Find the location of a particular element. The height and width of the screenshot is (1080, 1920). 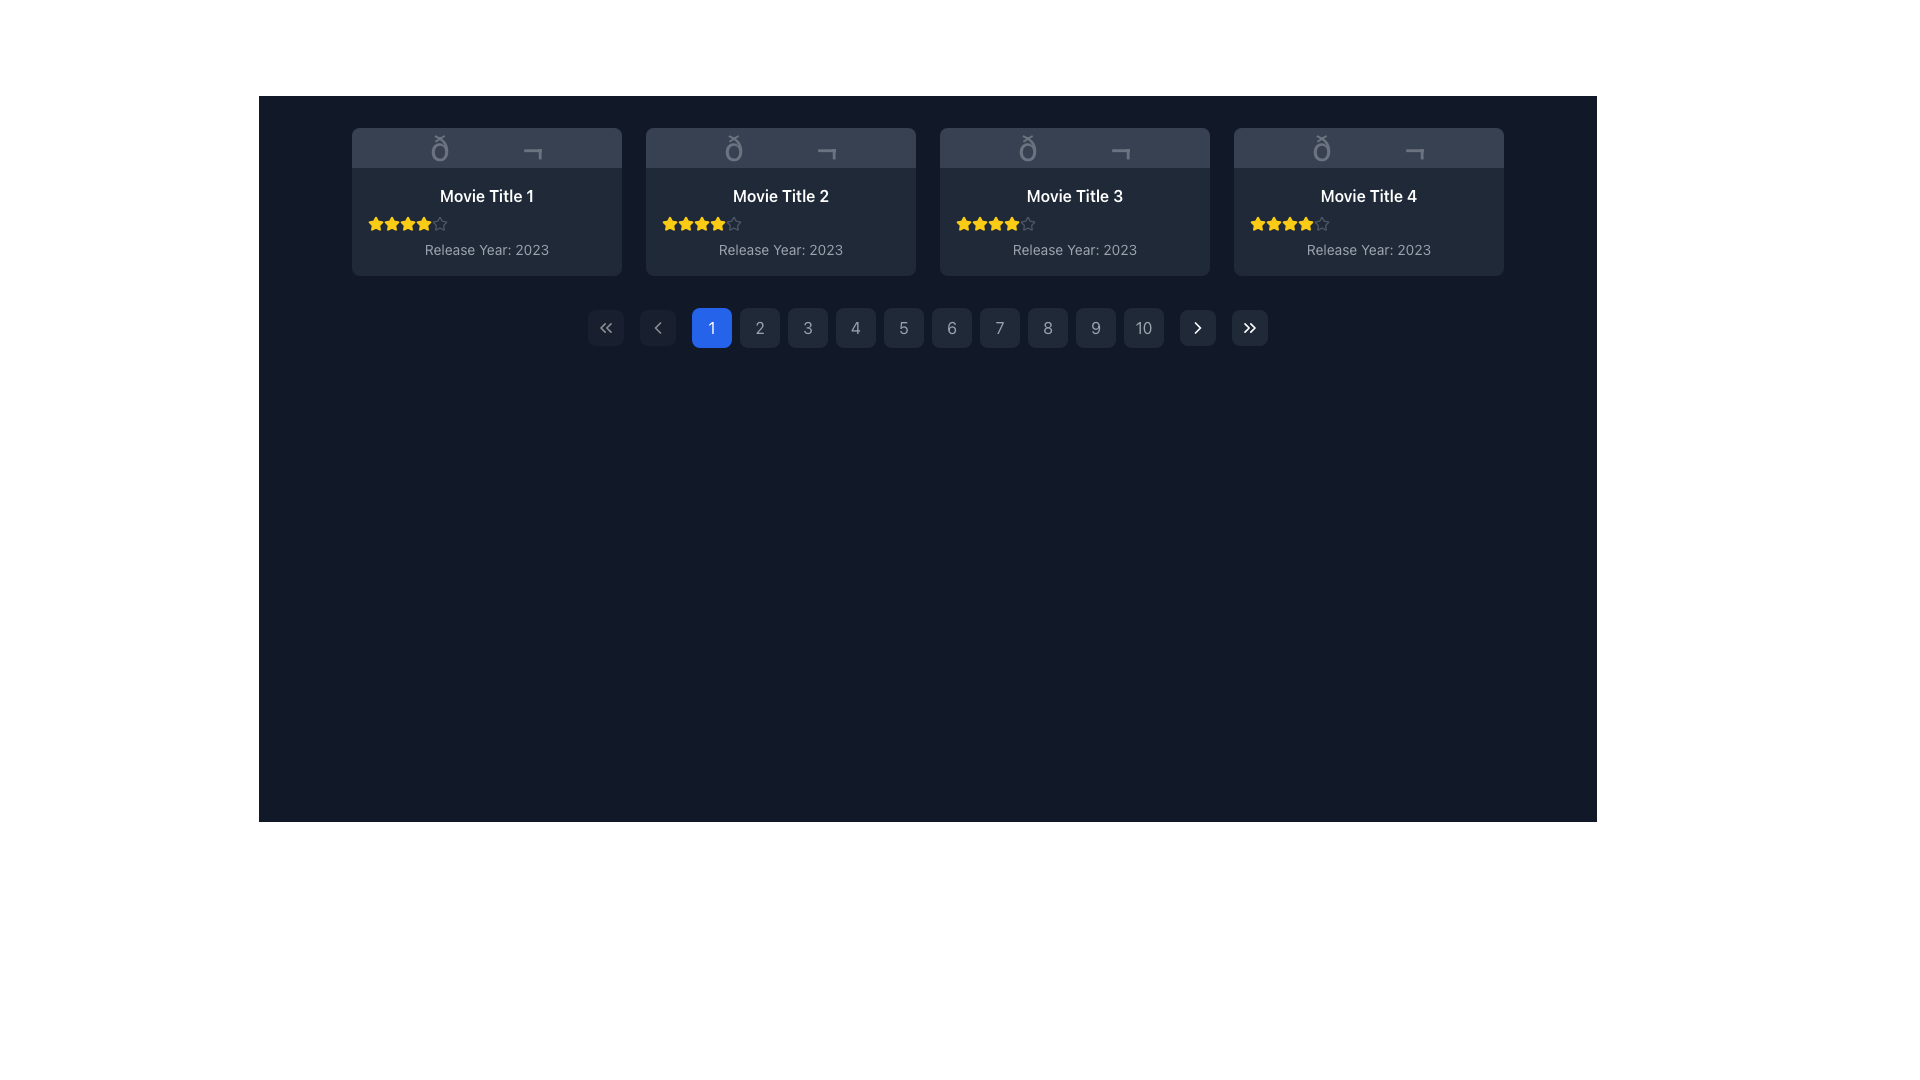

the square button with rounded corners displaying the number '9' is located at coordinates (1094, 326).